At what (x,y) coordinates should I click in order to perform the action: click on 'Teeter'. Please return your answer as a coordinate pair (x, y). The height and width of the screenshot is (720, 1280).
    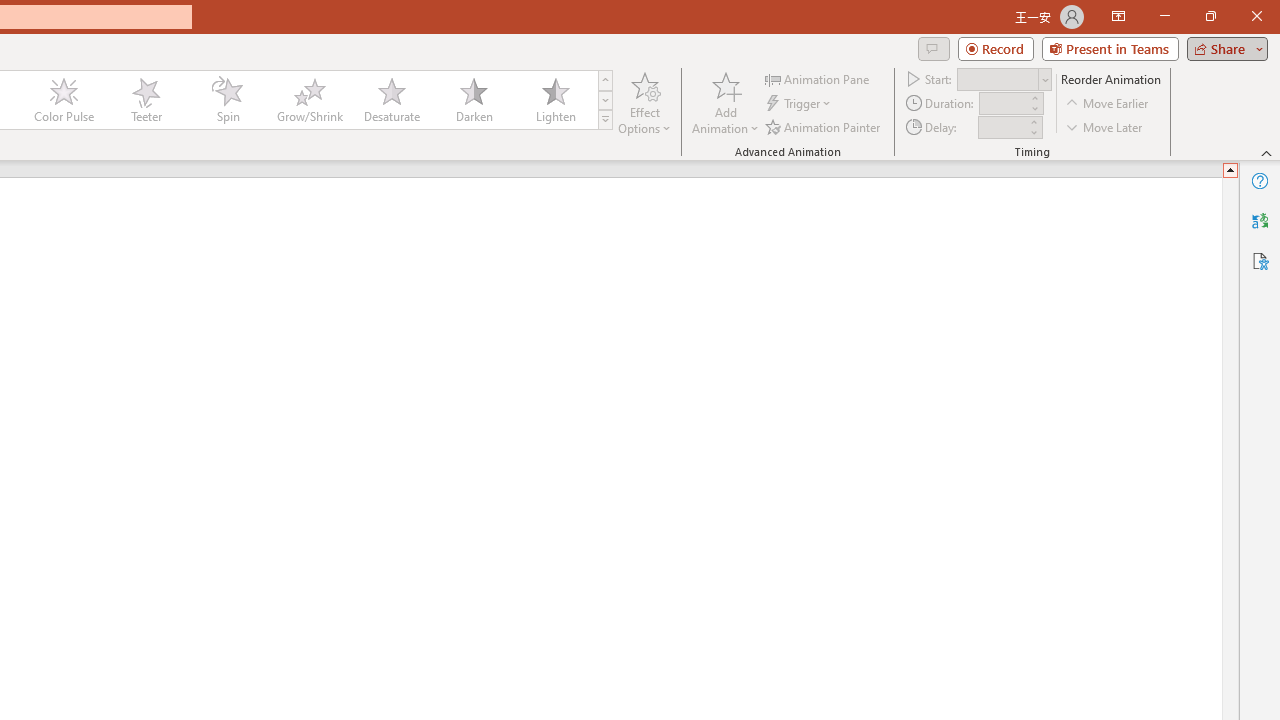
    Looking at the image, I should click on (144, 100).